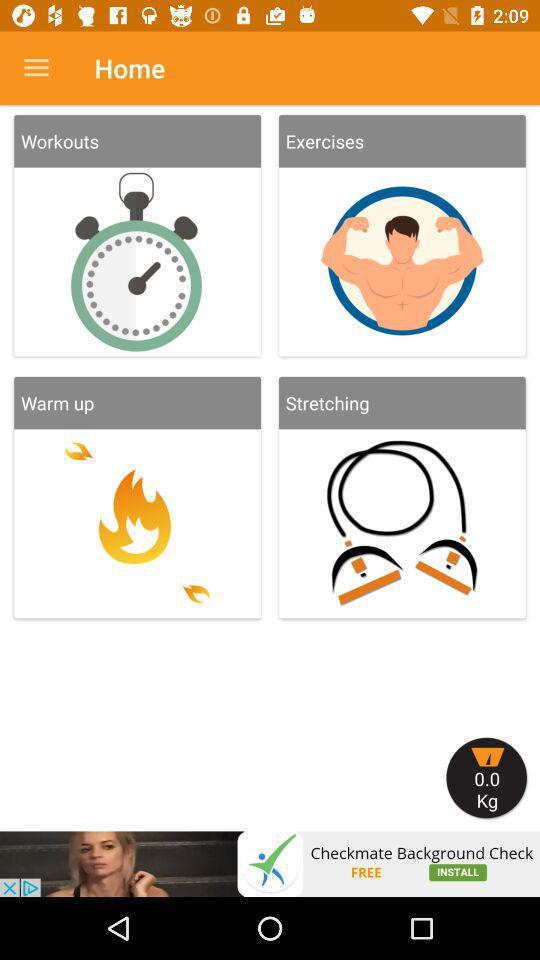 This screenshot has width=540, height=960. Describe the element at coordinates (270, 863) in the screenshot. I see `opens the advertisement` at that location.